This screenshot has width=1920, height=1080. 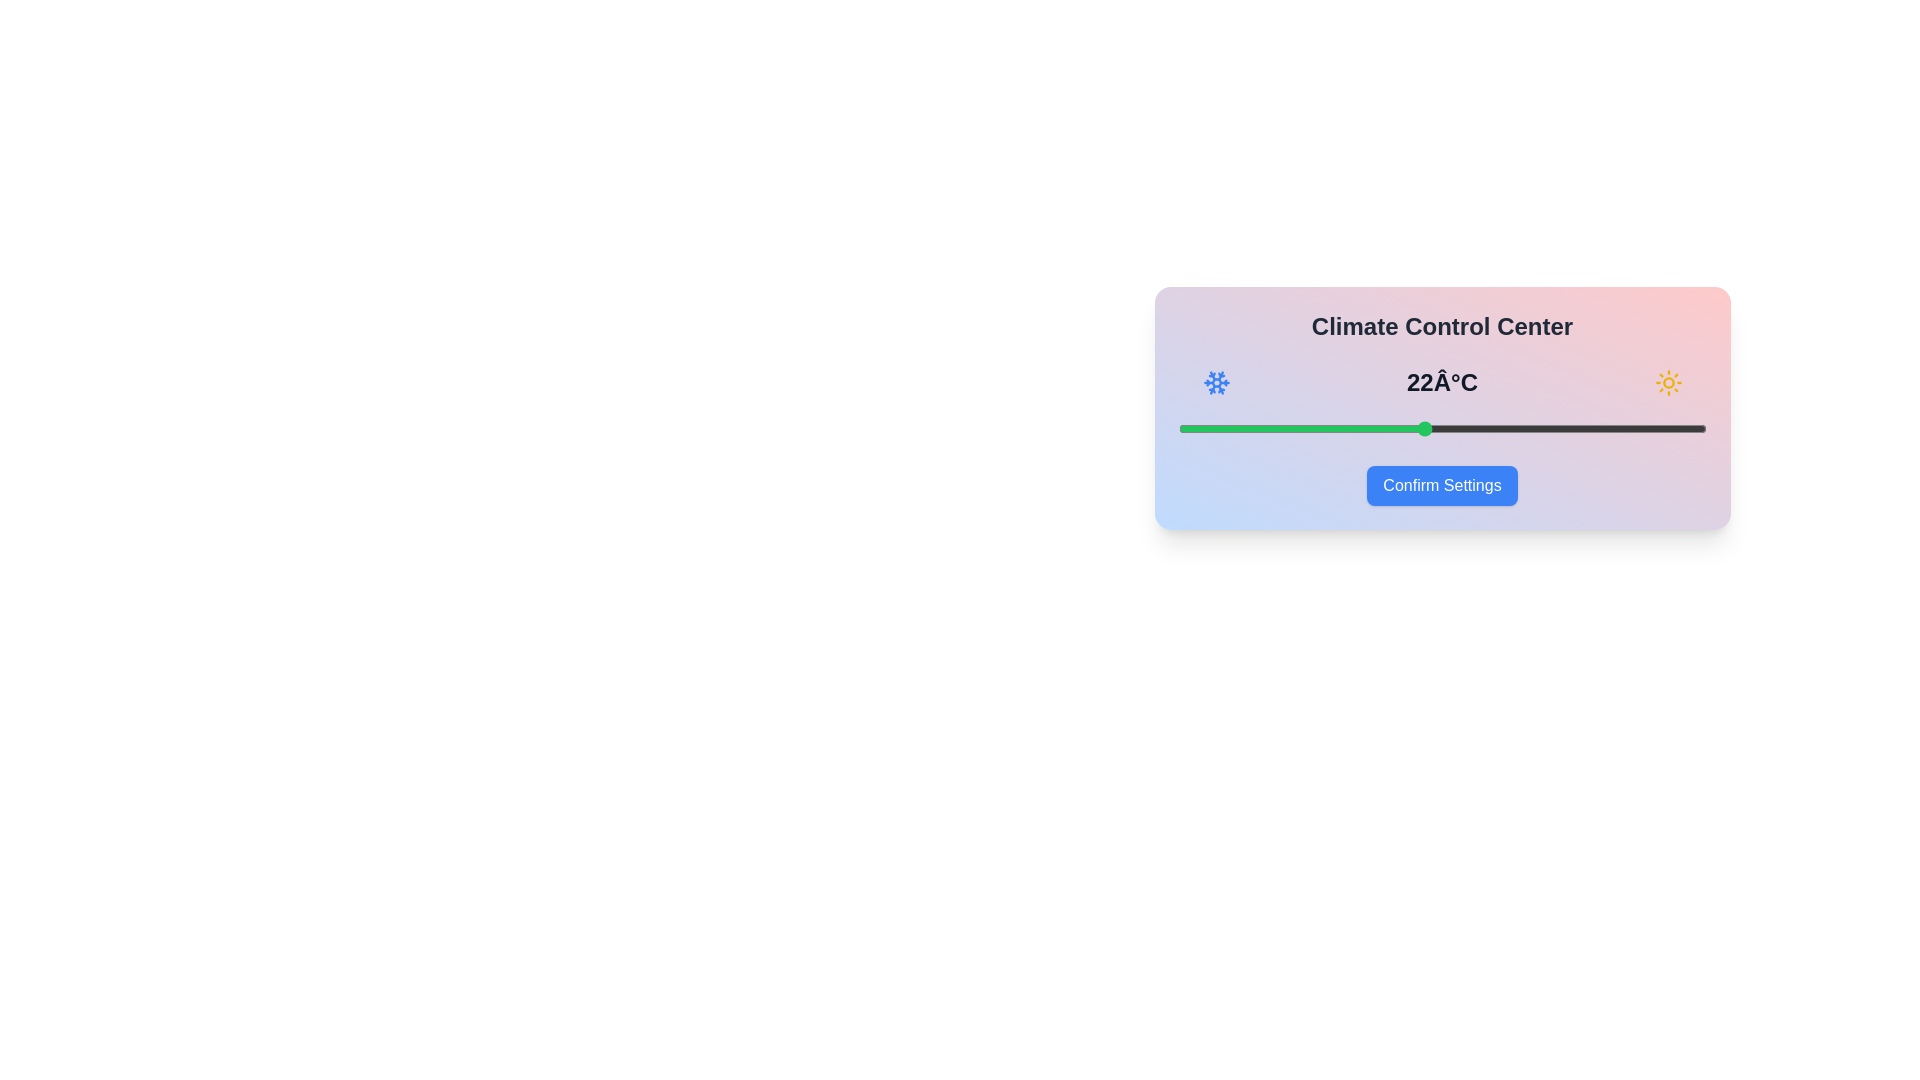 I want to click on the temperature to 22°C using the slider, so click(x=1423, y=427).